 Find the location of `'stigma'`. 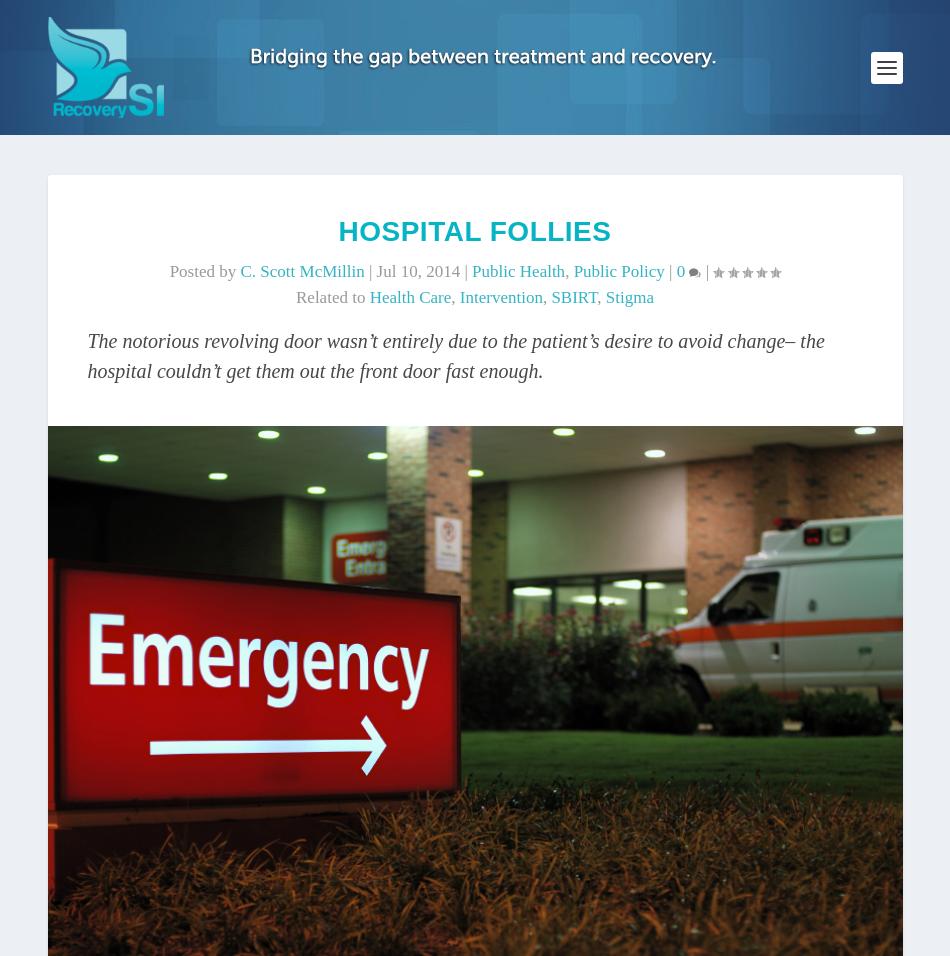

'stigma' is located at coordinates (628, 296).